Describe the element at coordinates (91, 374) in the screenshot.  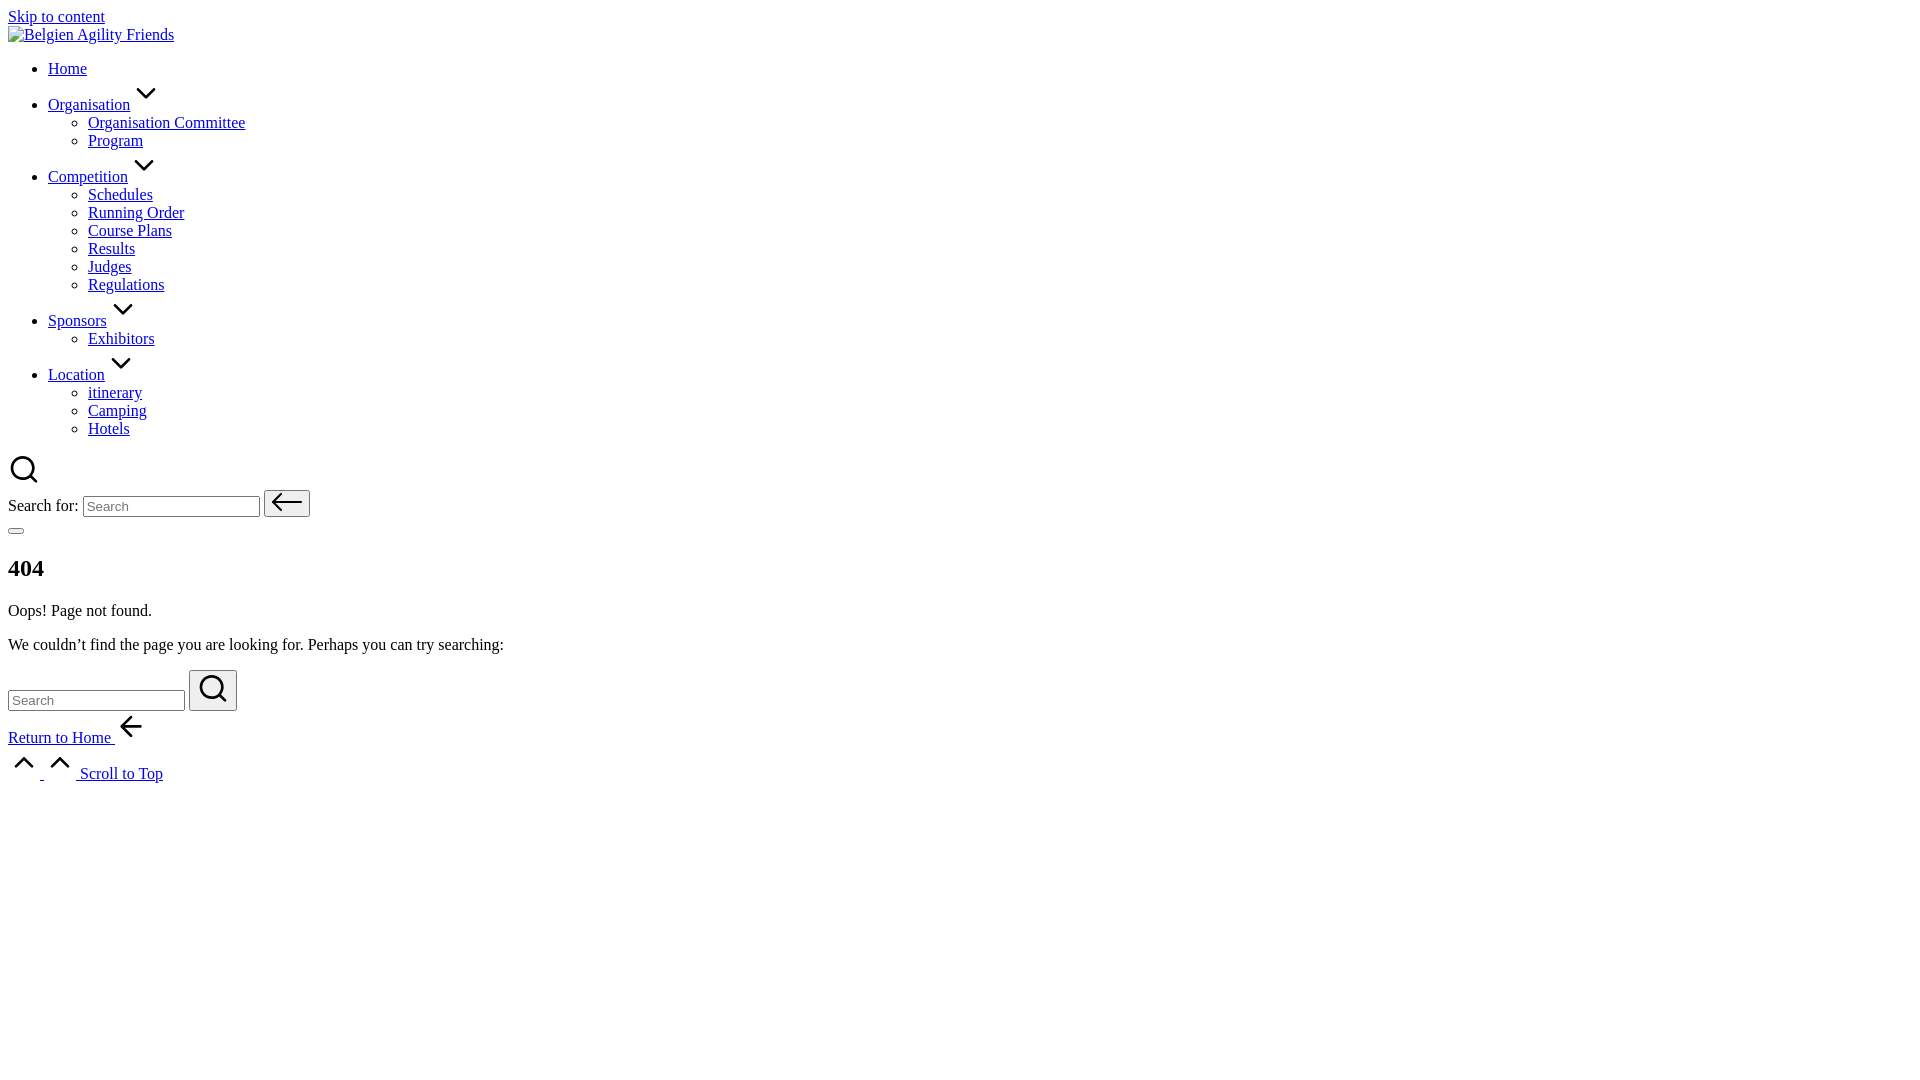
I see `'Location'` at that location.